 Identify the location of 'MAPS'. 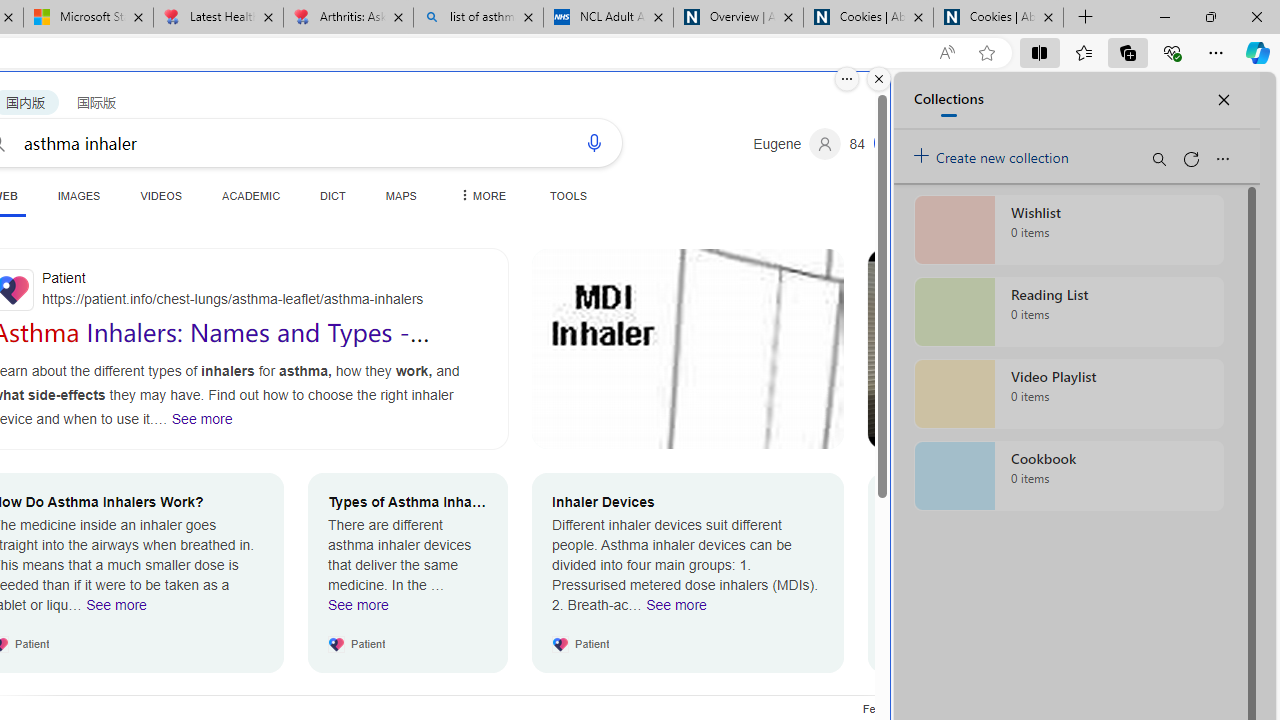
(400, 195).